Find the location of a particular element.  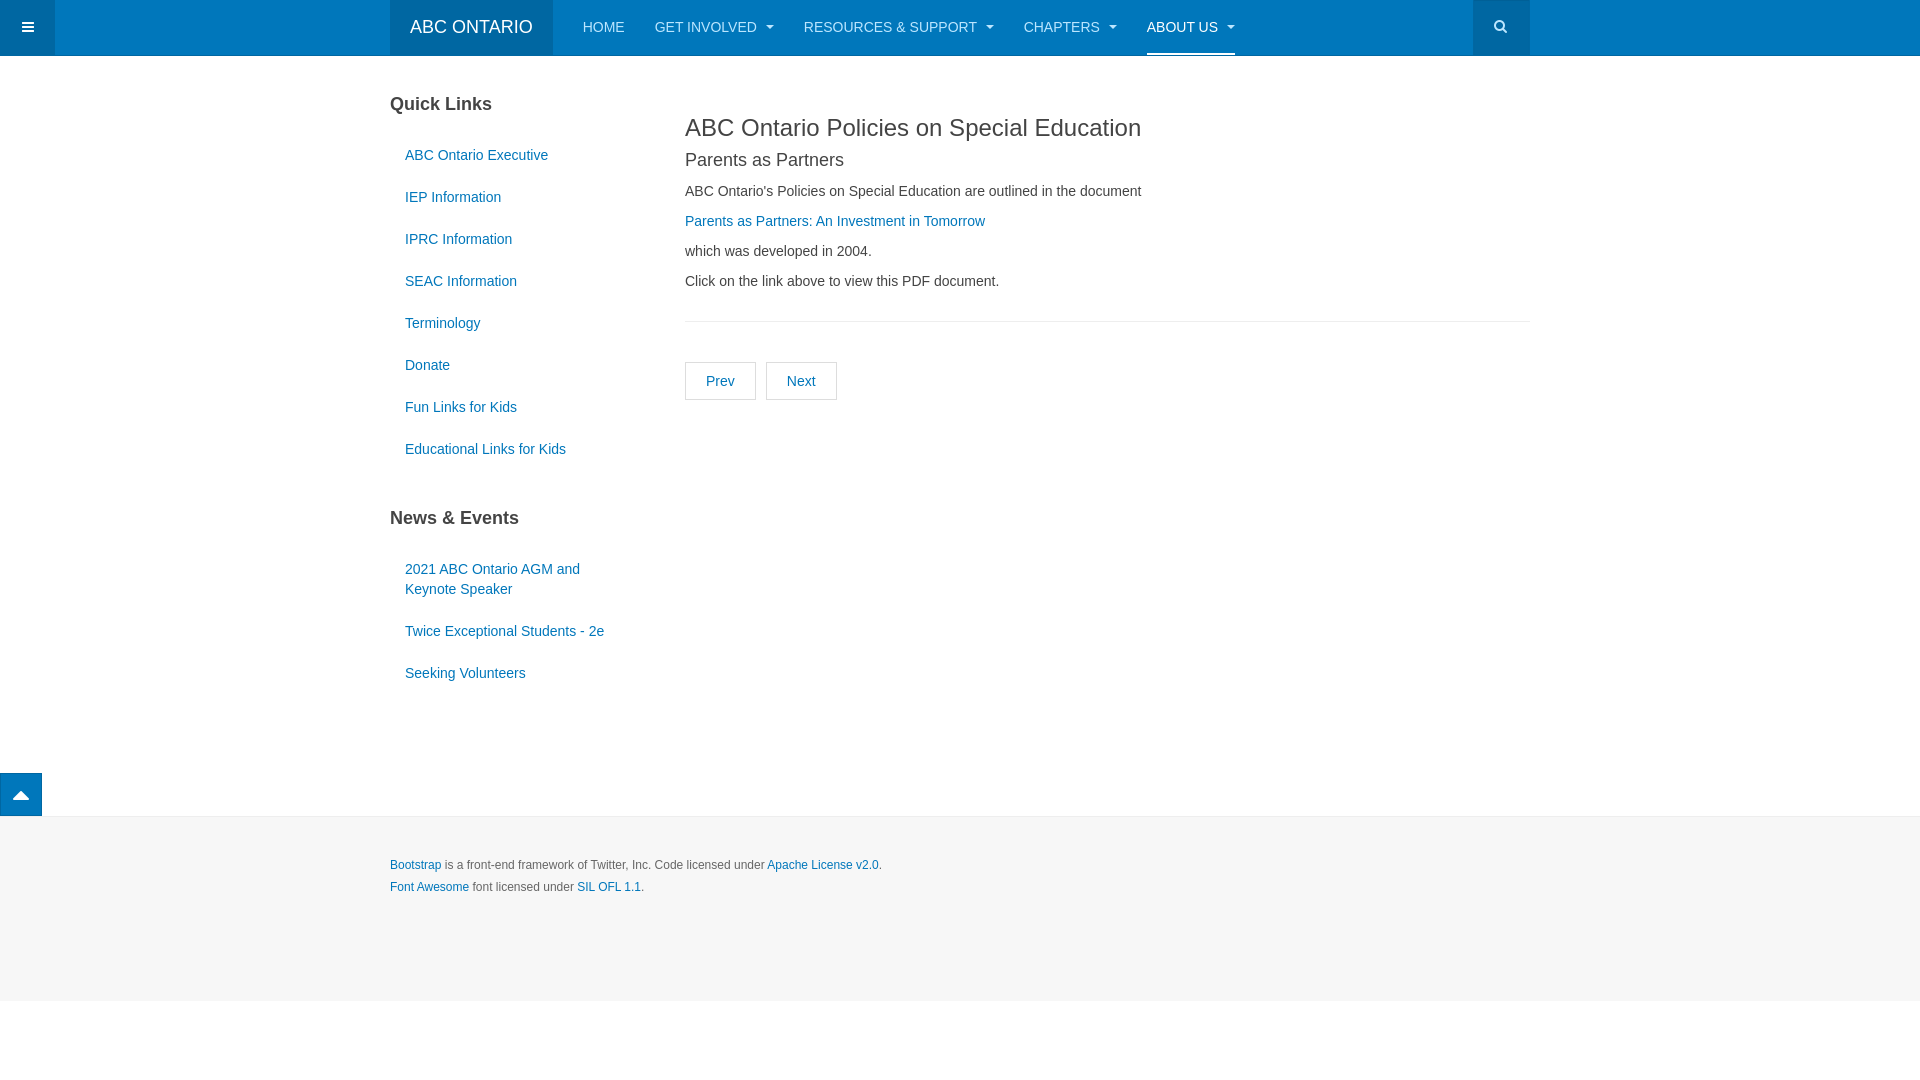

'Apache License v2.0' is located at coordinates (822, 863).